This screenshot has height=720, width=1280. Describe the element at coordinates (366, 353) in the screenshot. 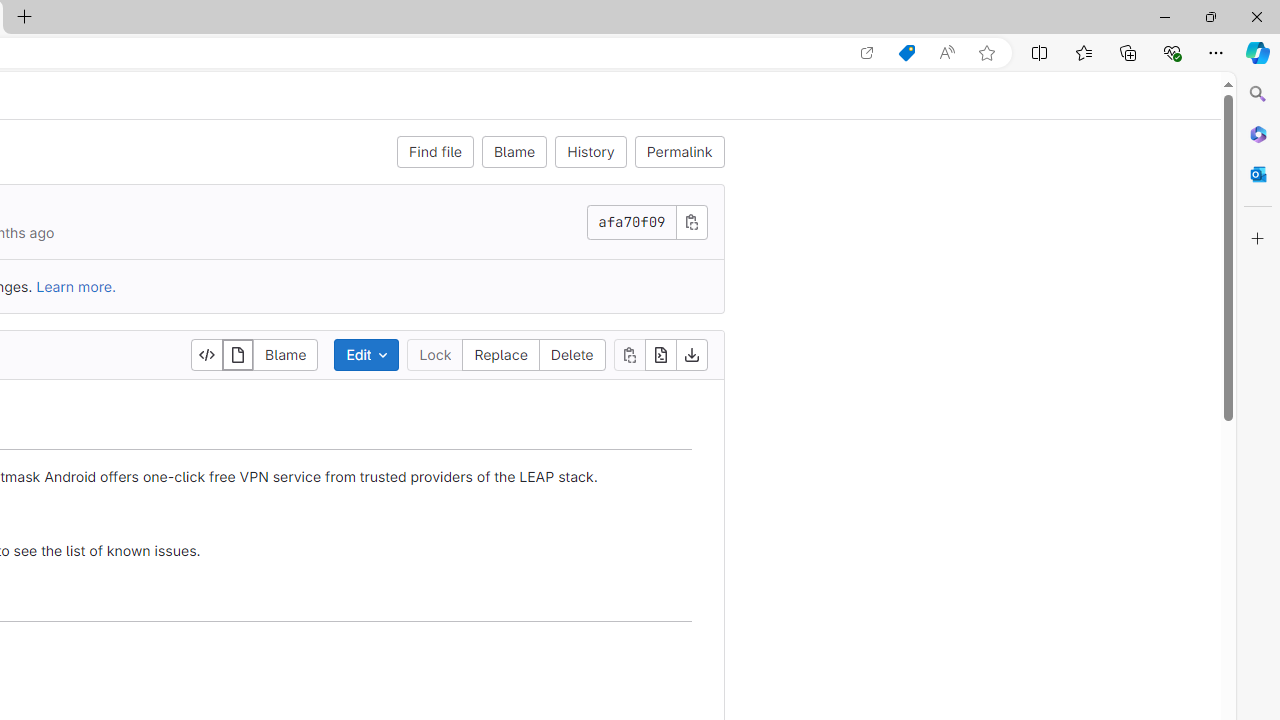

I see `'Edit'` at that location.